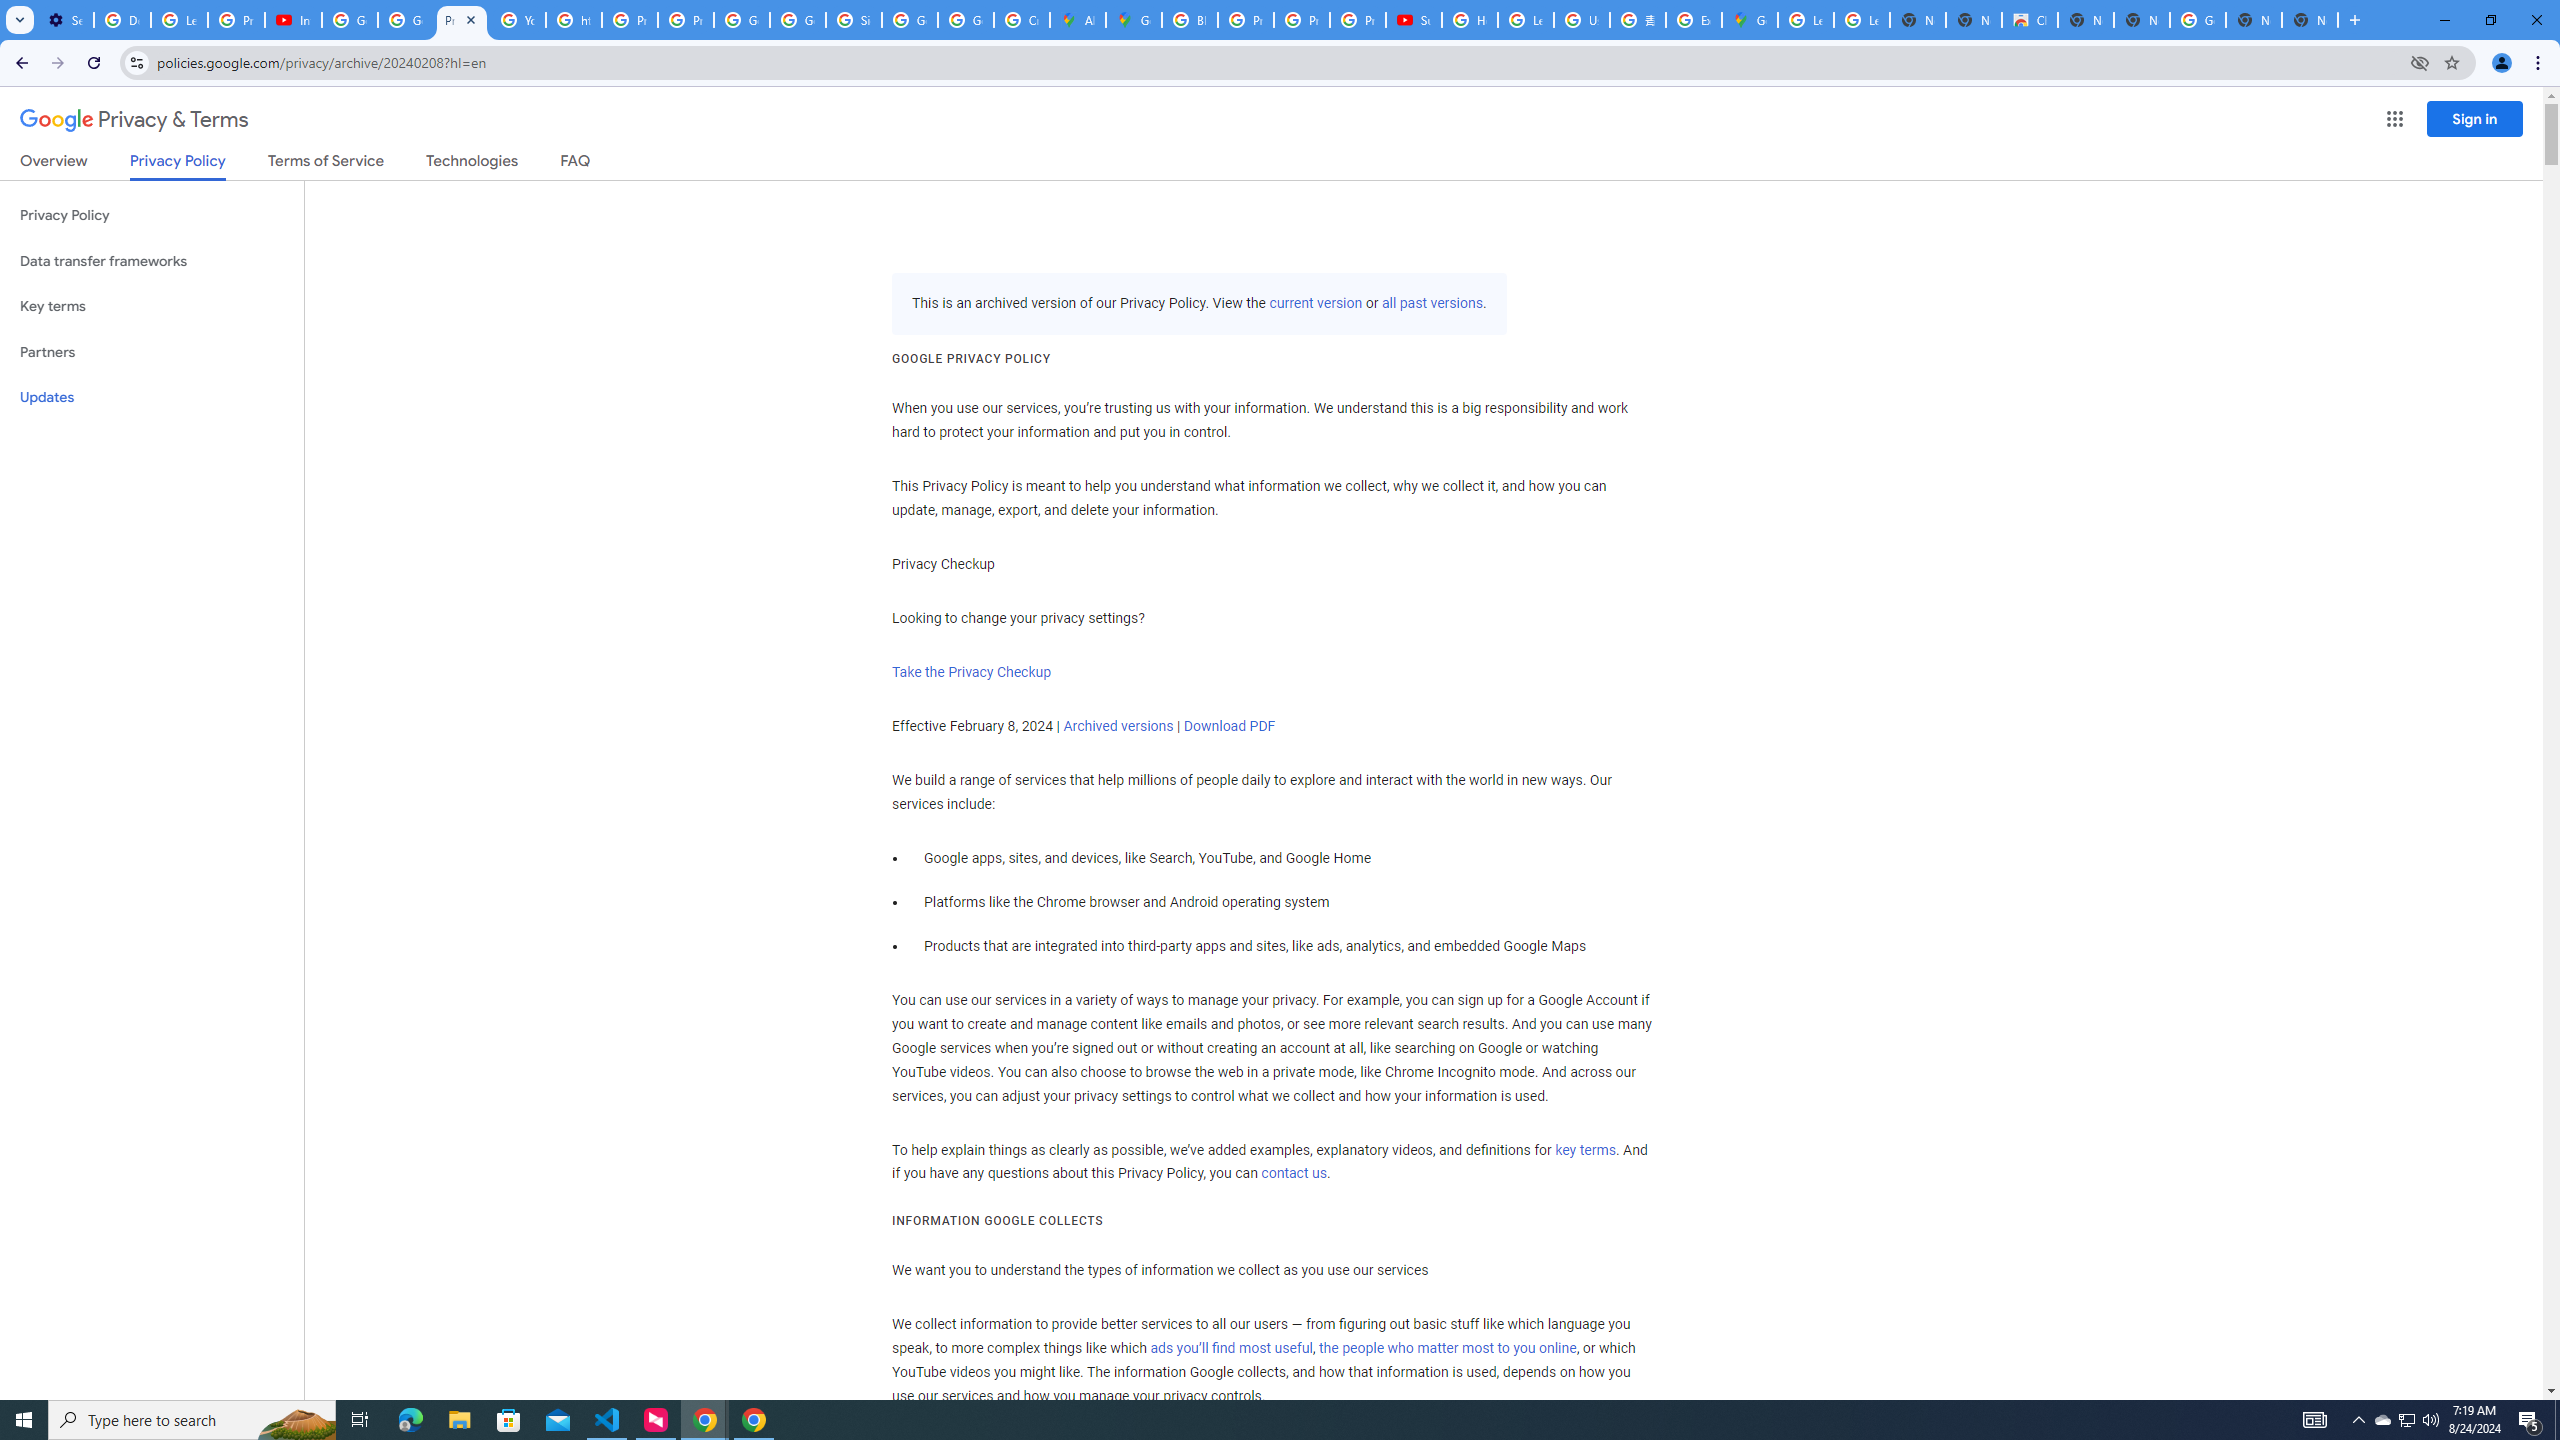  I want to click on 'New Tab', so click(2310, 19).